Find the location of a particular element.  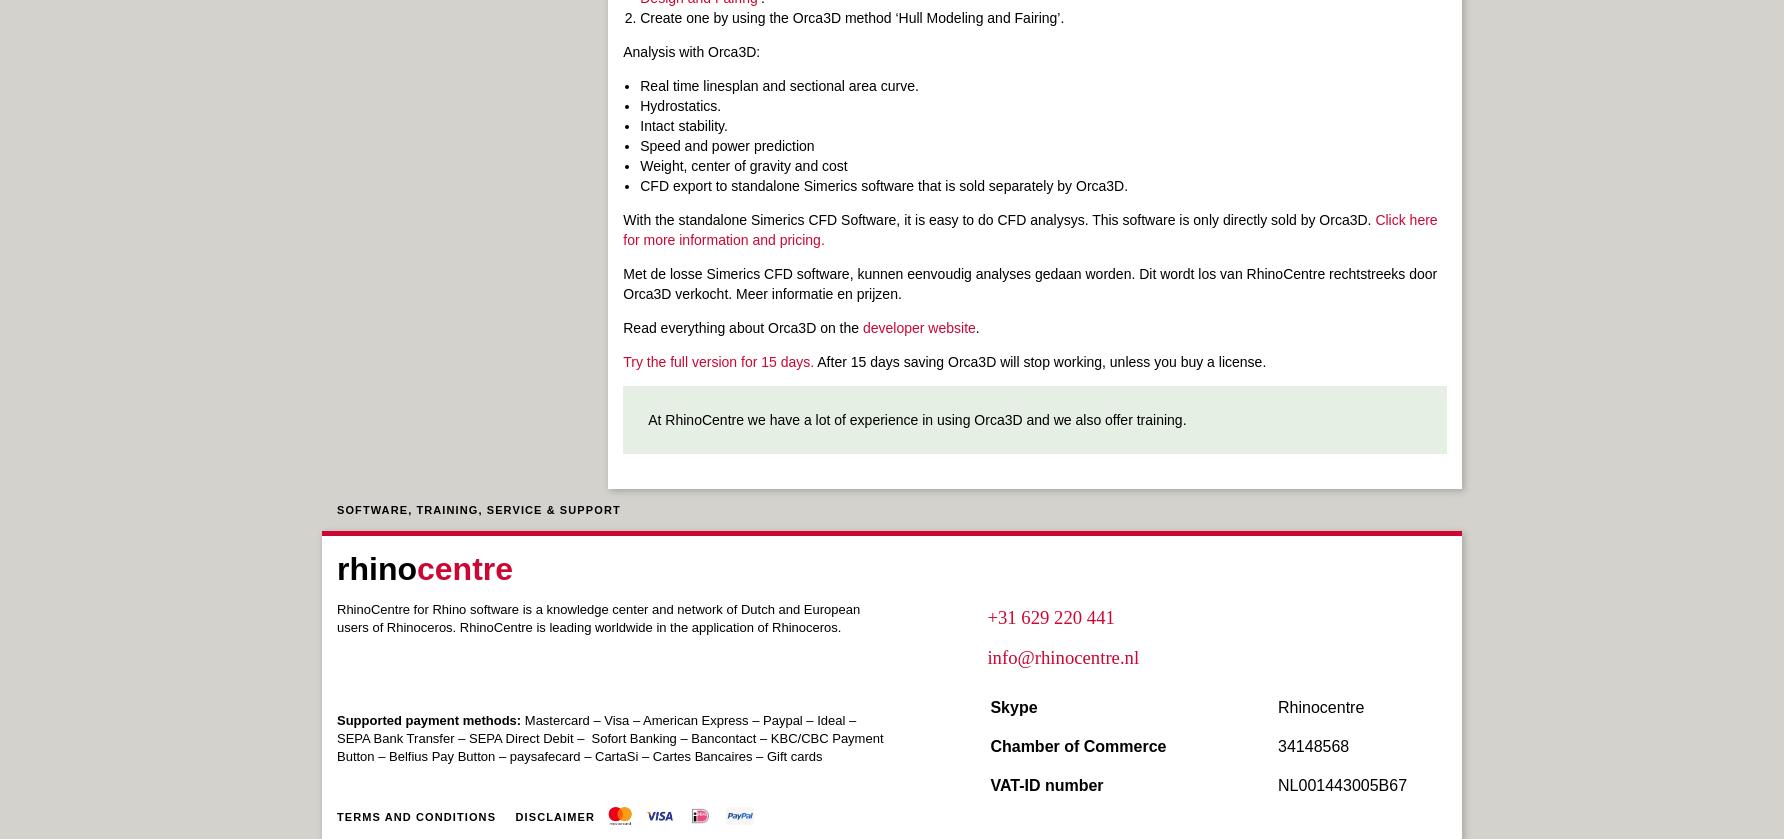

'Met de losse Simerics CFD software, kunnen eenvoudig analyses gedaan worden. Dit wordt los van RhinoCentre rechtstreeks door Orca3D verkocht. Meer informatie en prijzen.' is located at coordinates (1029, 284).